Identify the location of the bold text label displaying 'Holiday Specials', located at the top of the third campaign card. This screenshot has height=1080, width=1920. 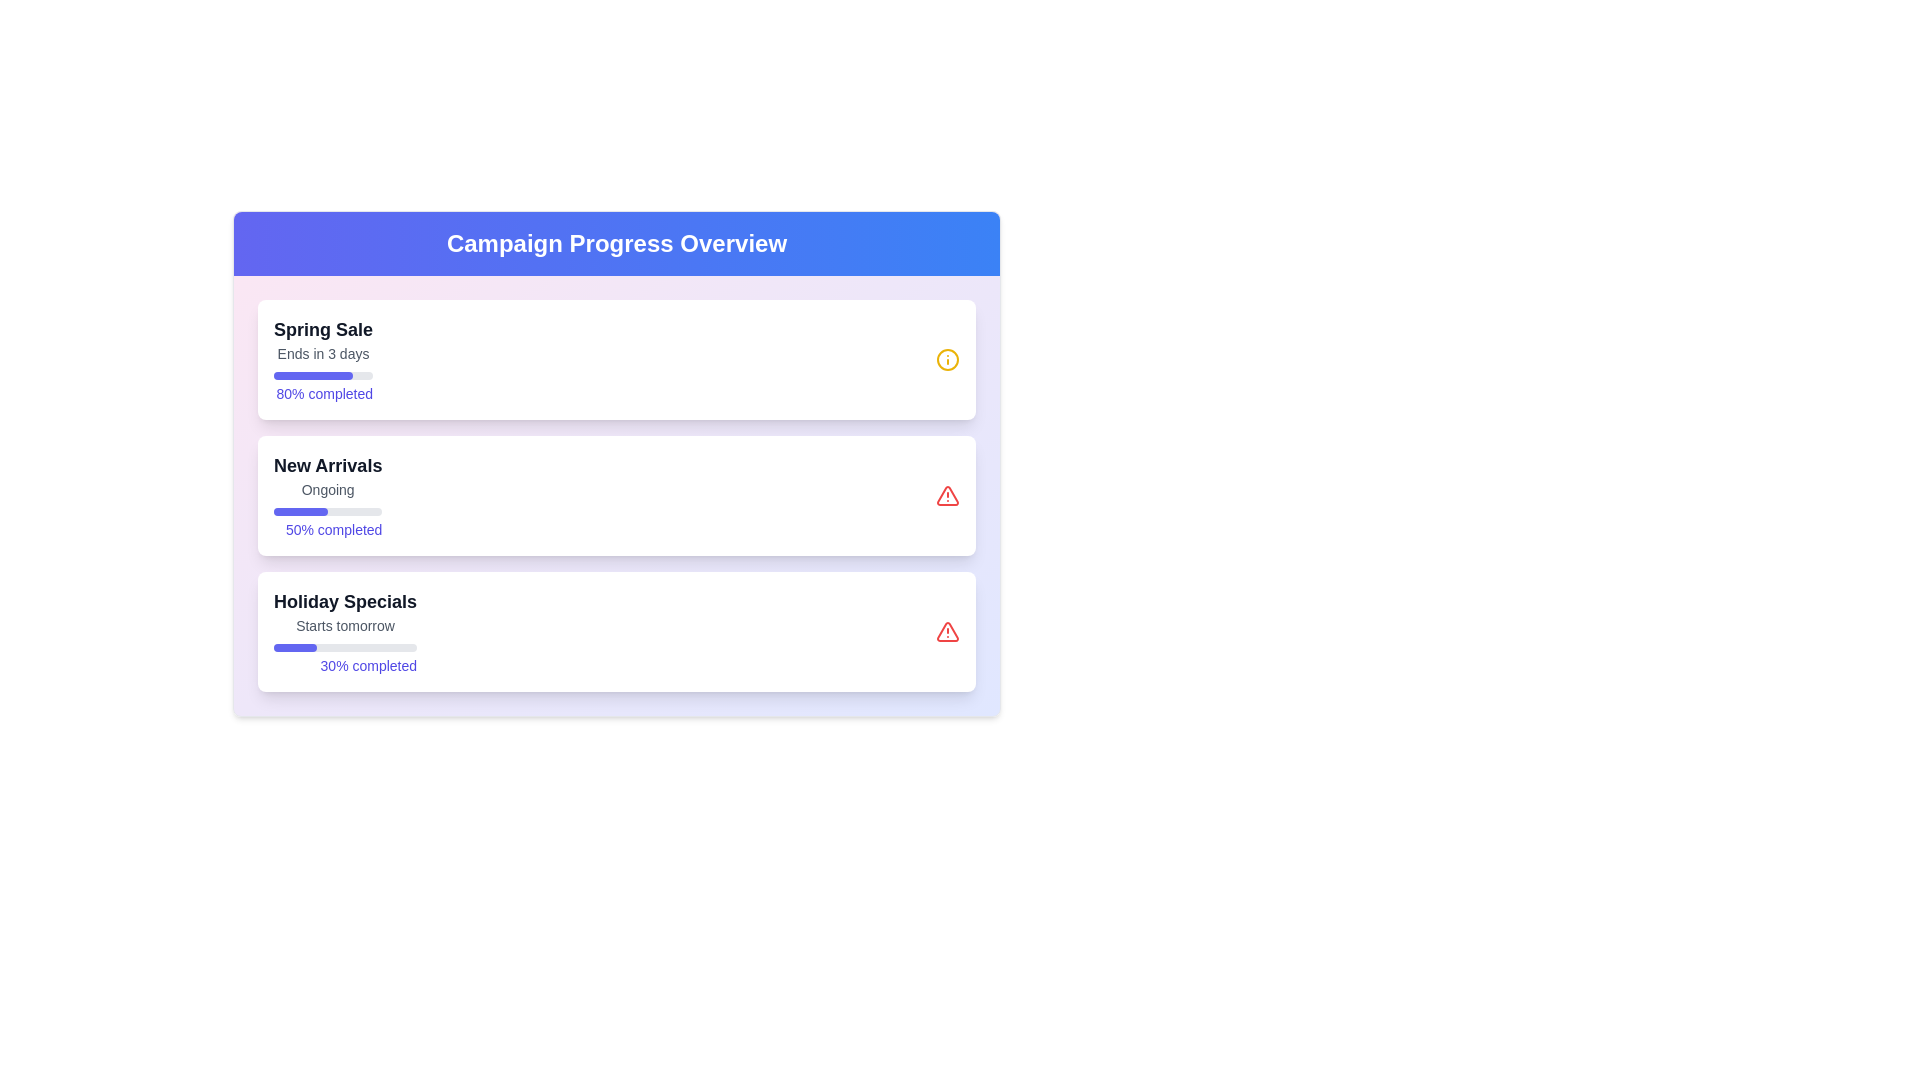
(345, 600).